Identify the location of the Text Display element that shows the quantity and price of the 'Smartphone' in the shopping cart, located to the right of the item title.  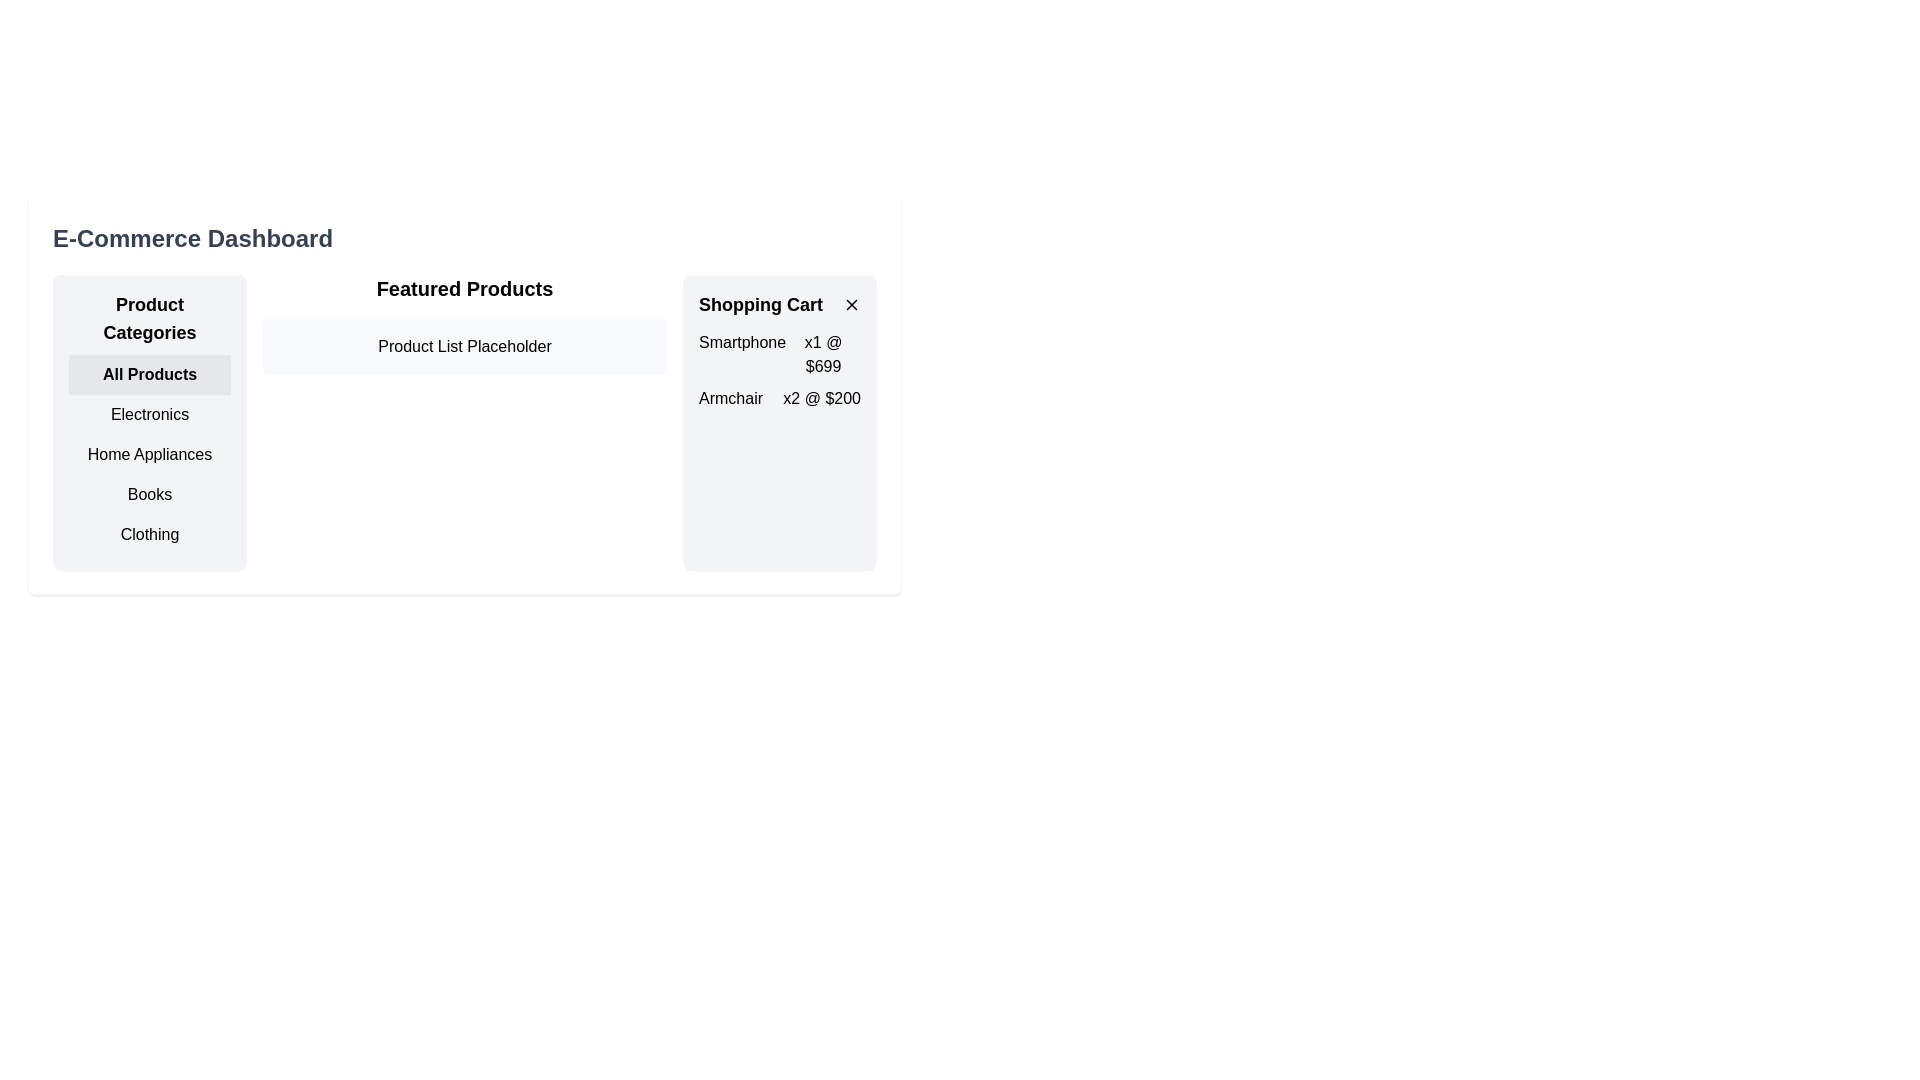
(823, 353).